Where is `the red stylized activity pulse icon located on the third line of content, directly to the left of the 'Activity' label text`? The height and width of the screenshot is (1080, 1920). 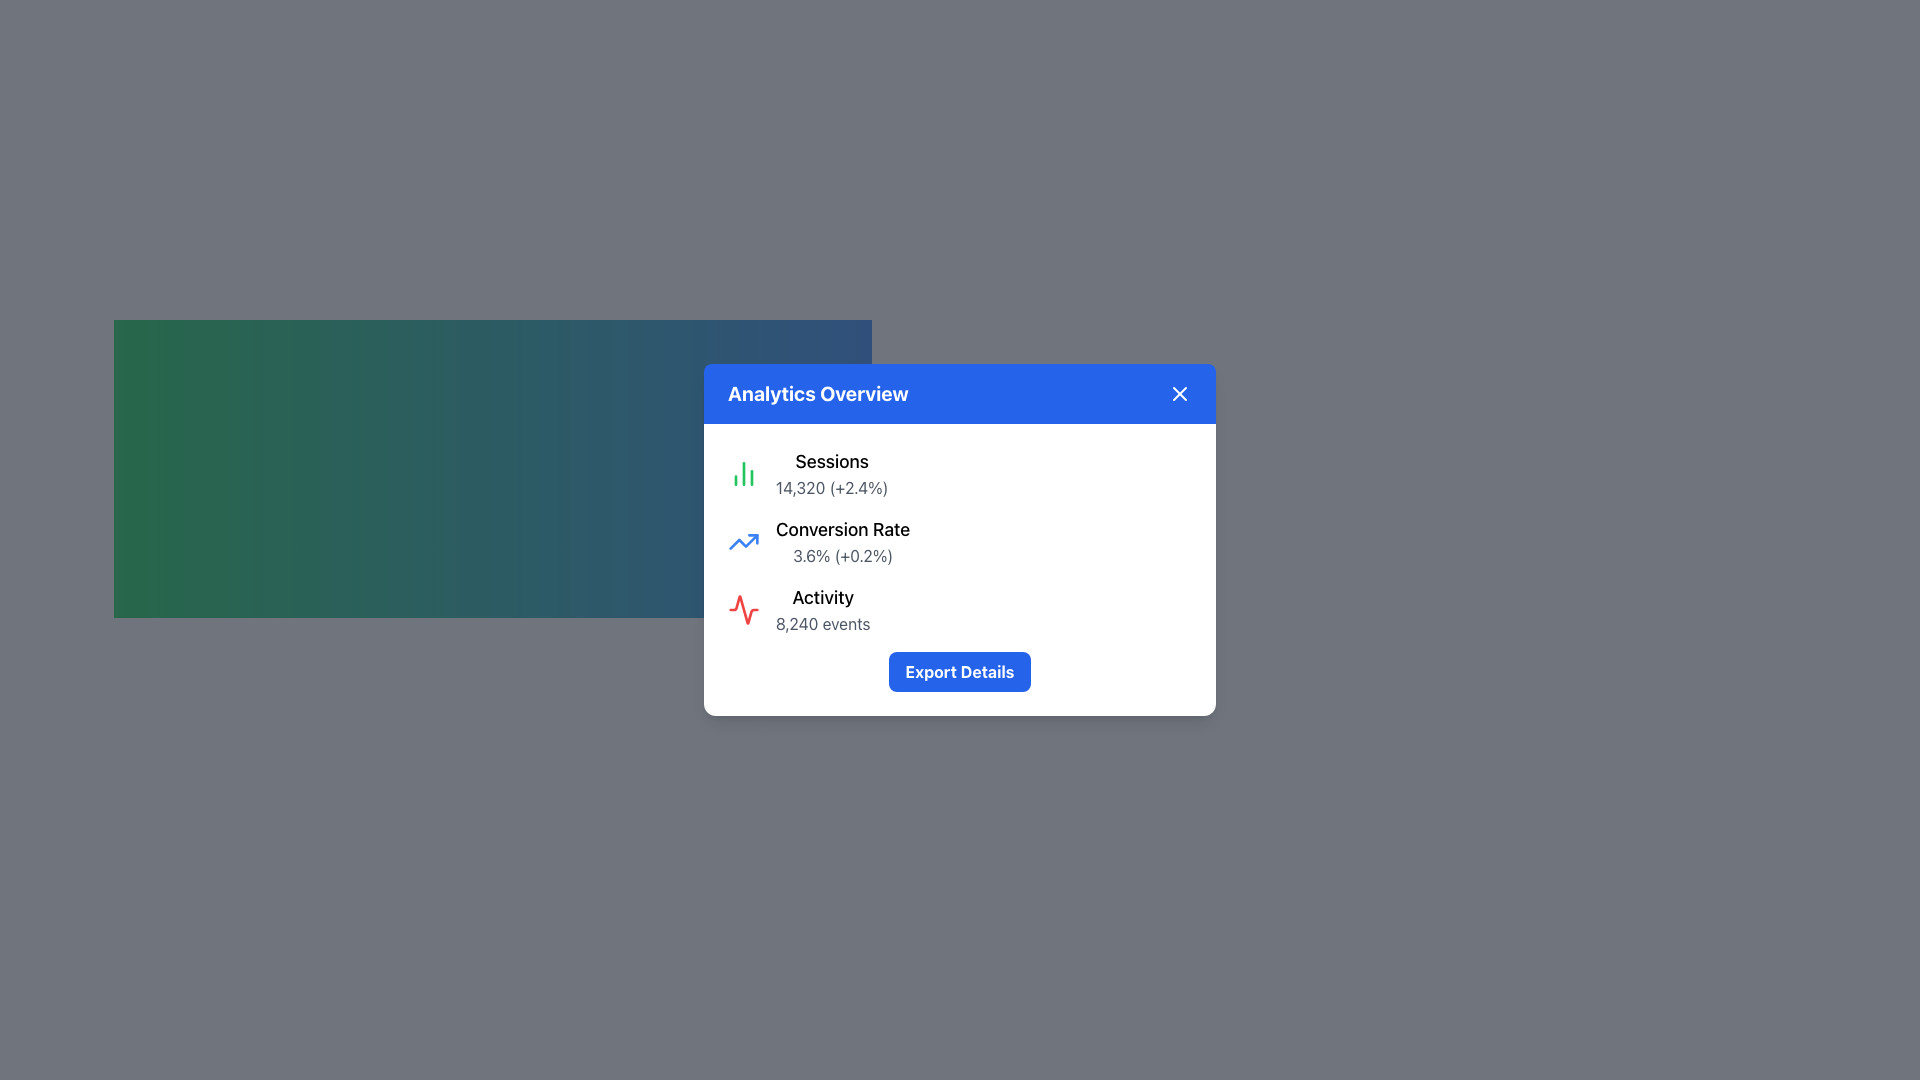
the red stylized activity pulse icon located on the third line of content, directly to the left of the 'Activity' label text is located at coordinates (743, 608).